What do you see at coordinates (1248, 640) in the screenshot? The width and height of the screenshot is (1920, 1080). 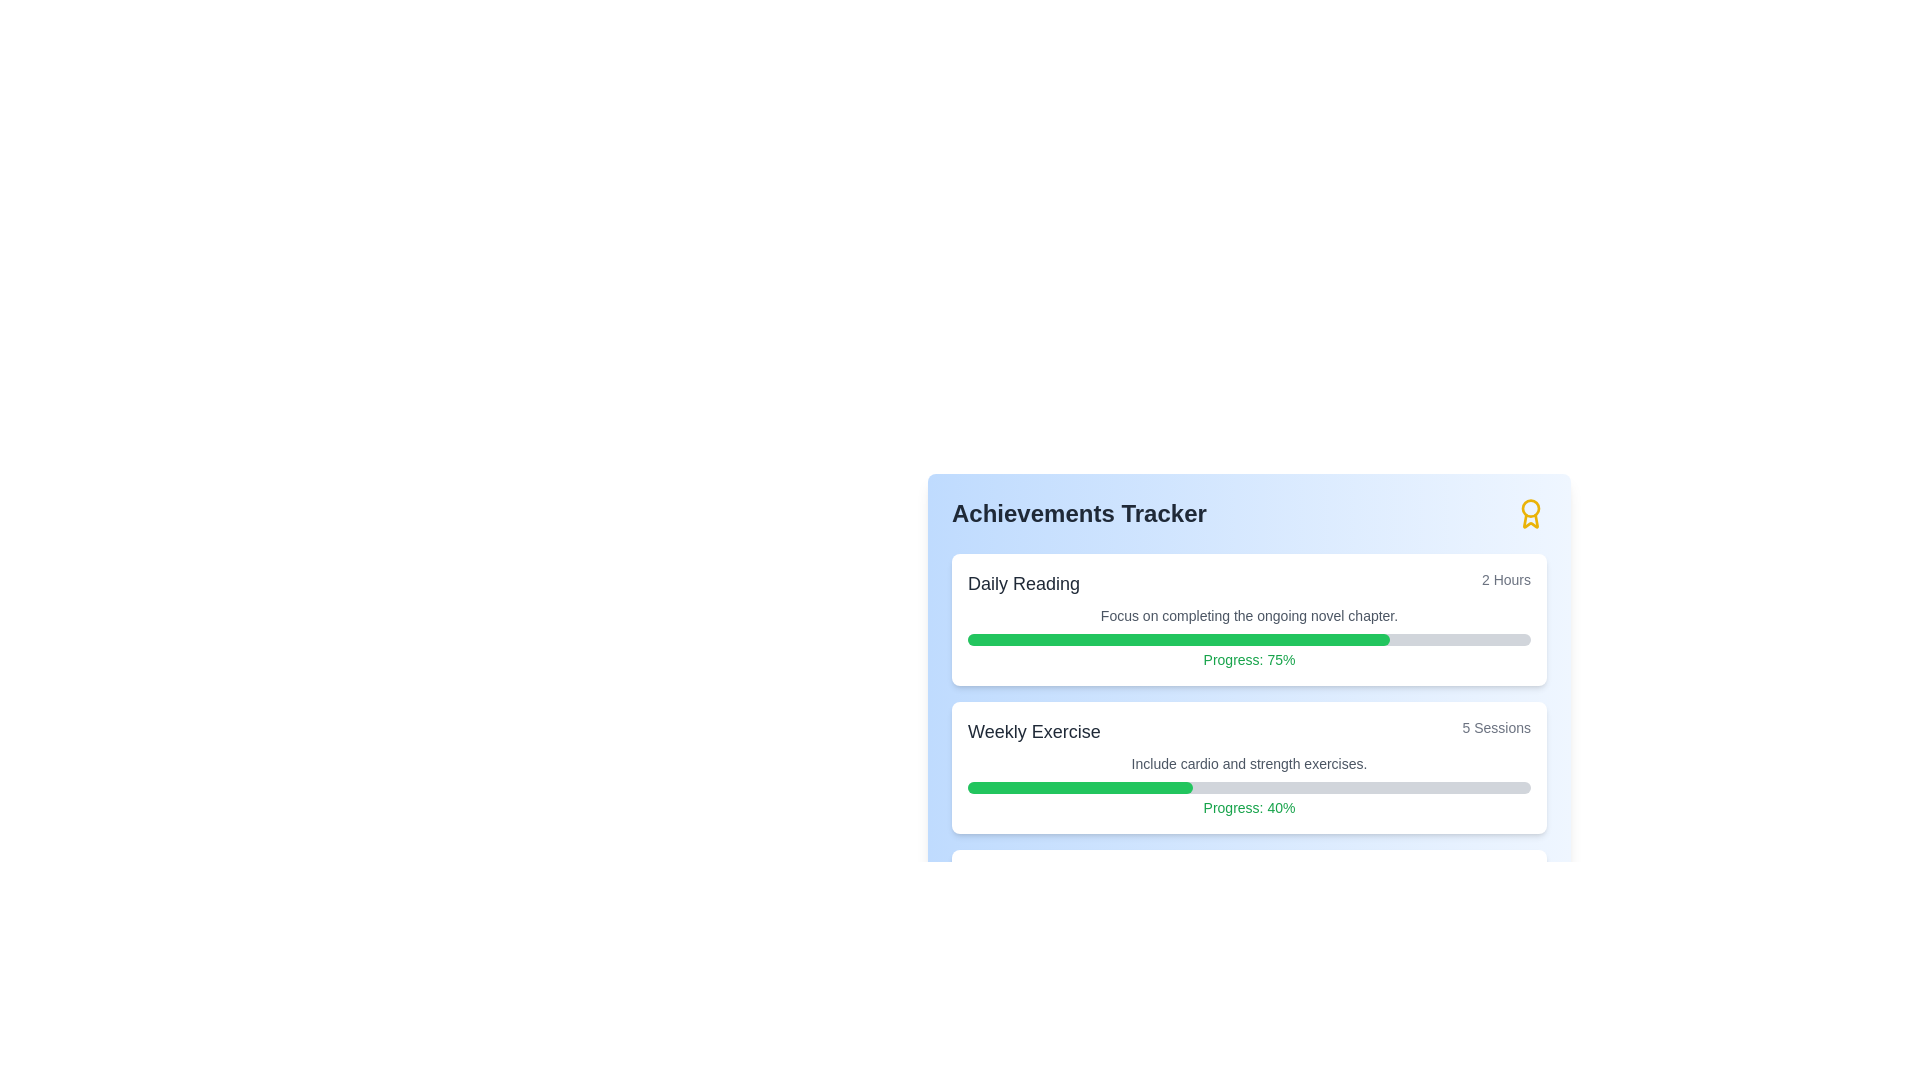 I see `the progress bar indicating 'Progress: 75%' within the 'Daily Reading' card, which is part of the 'Achievements Tracker' section` at bounding box center [1248, 640].